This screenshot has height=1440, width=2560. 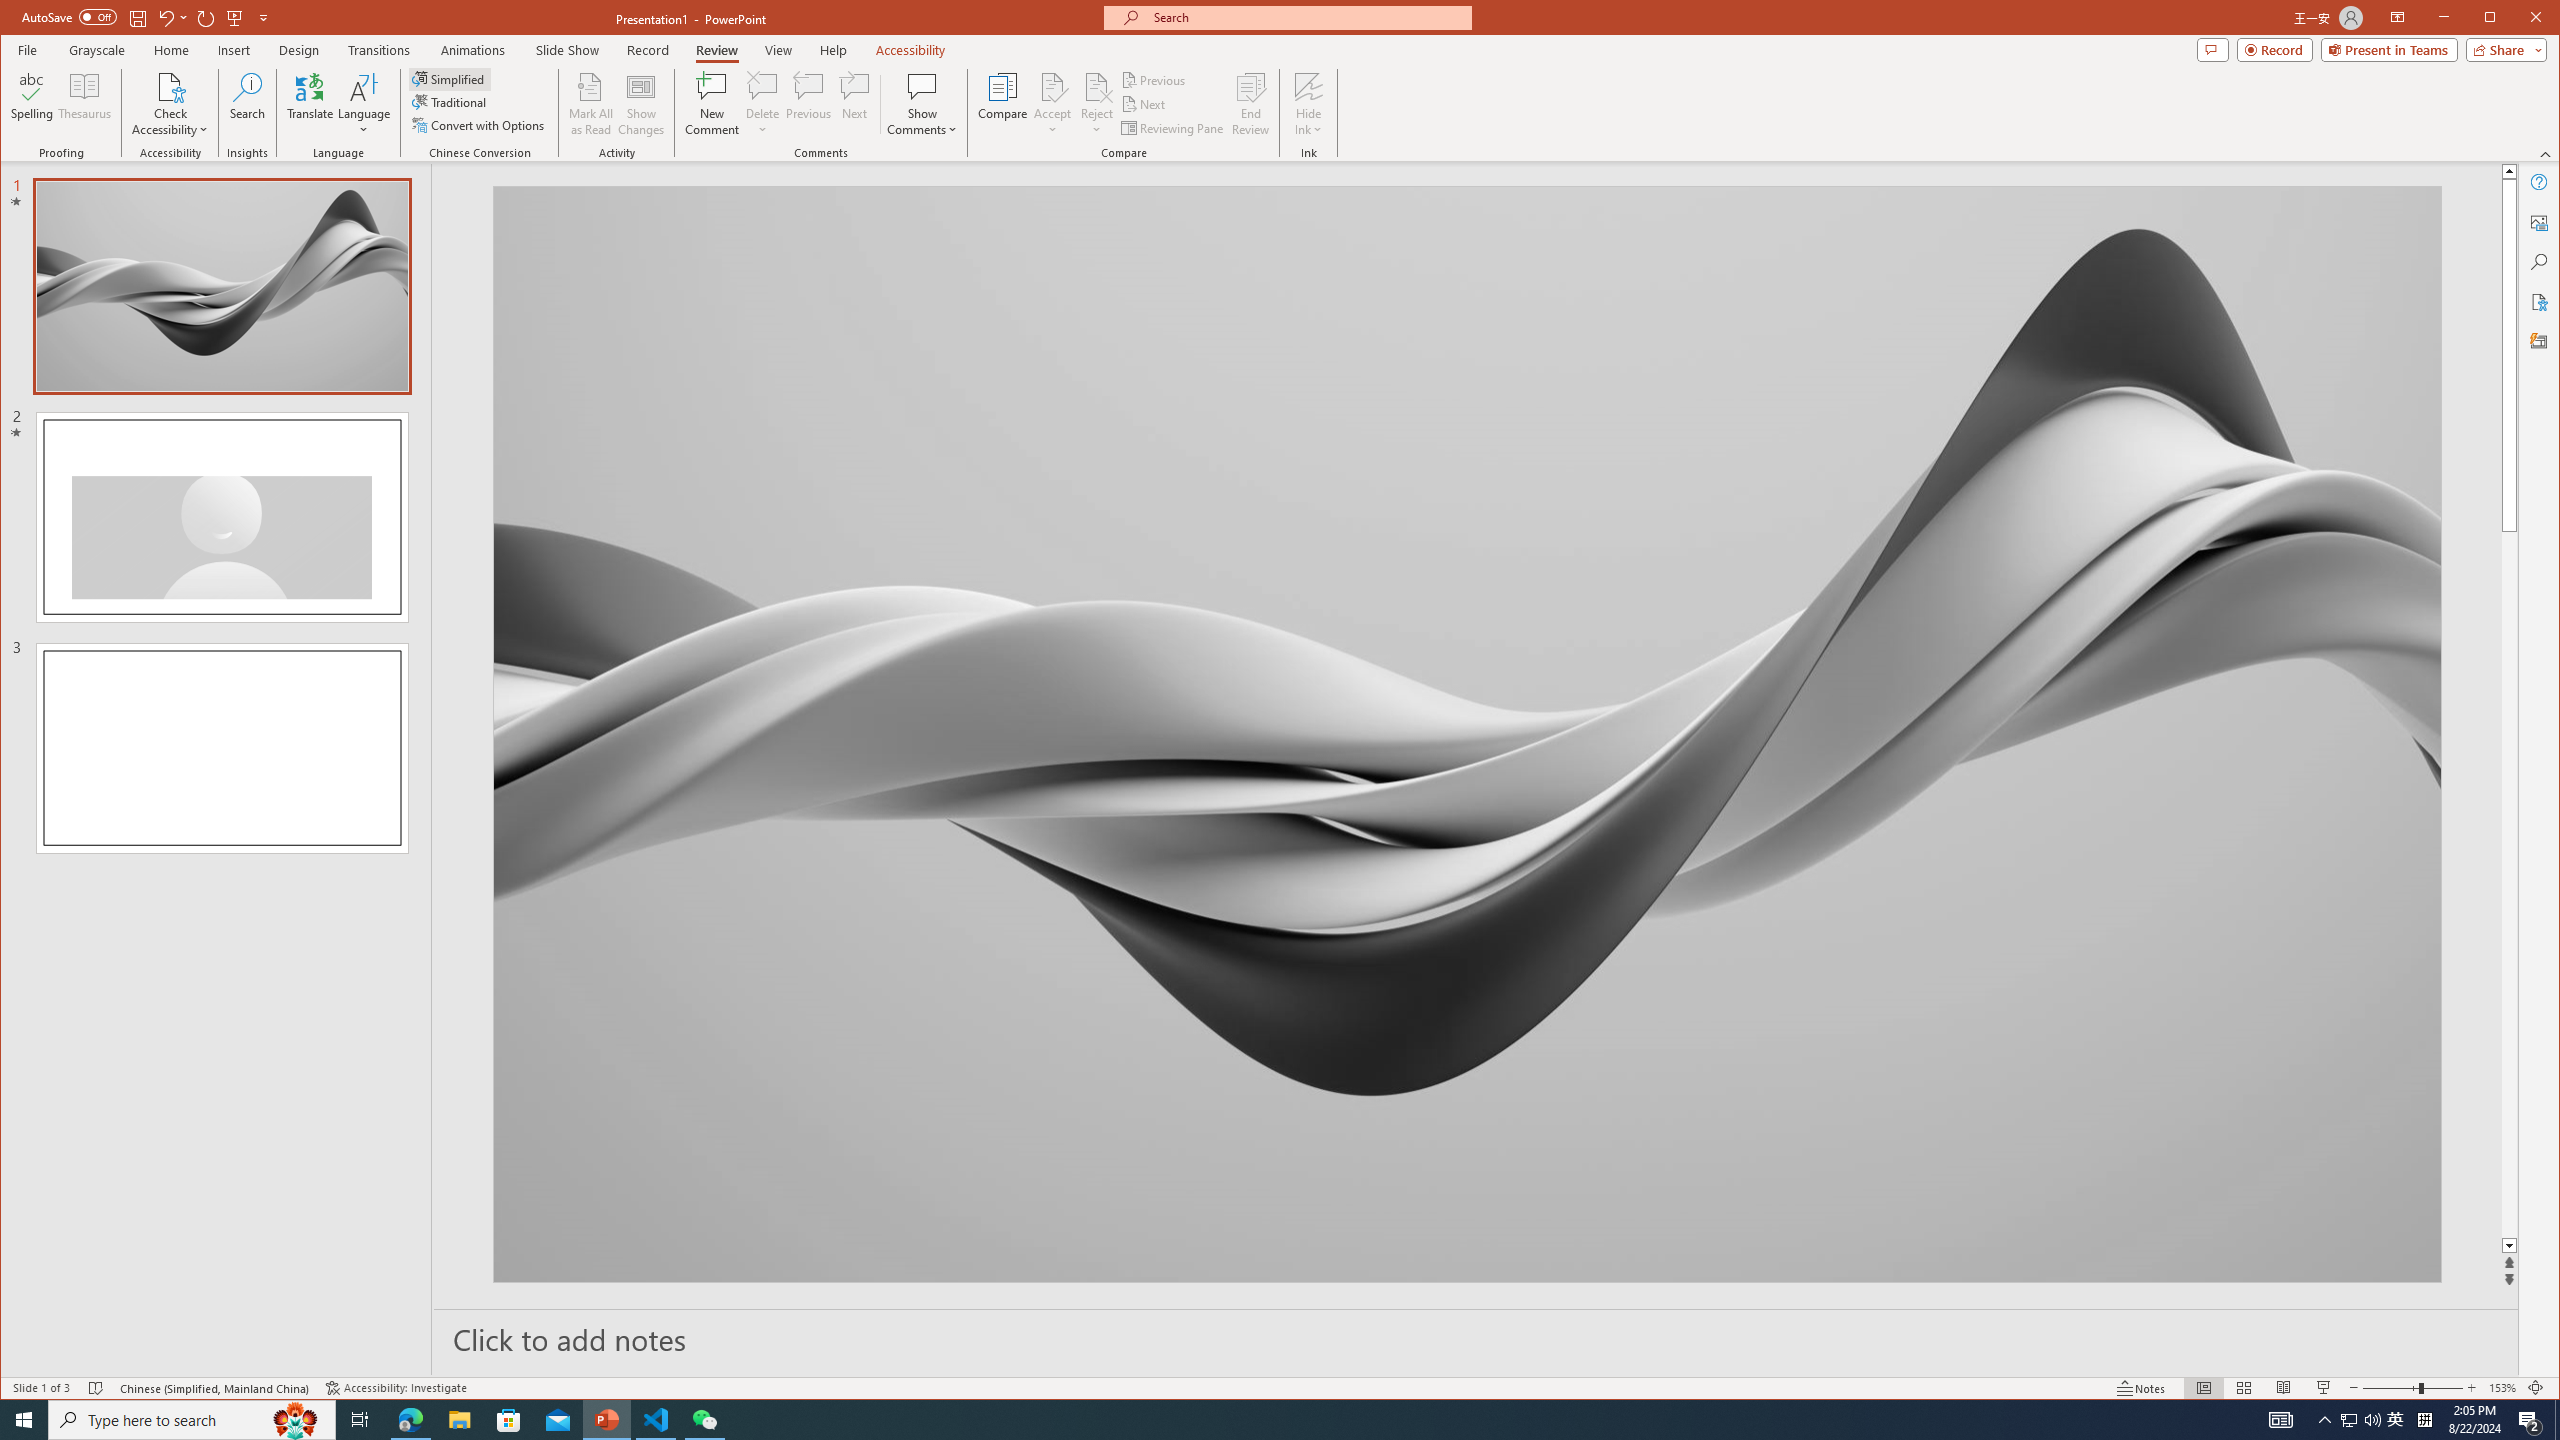 What do you see at coordinates (1145, 104) in the screenshot?
I see `'Next'` at bounding box center [1145, 104].